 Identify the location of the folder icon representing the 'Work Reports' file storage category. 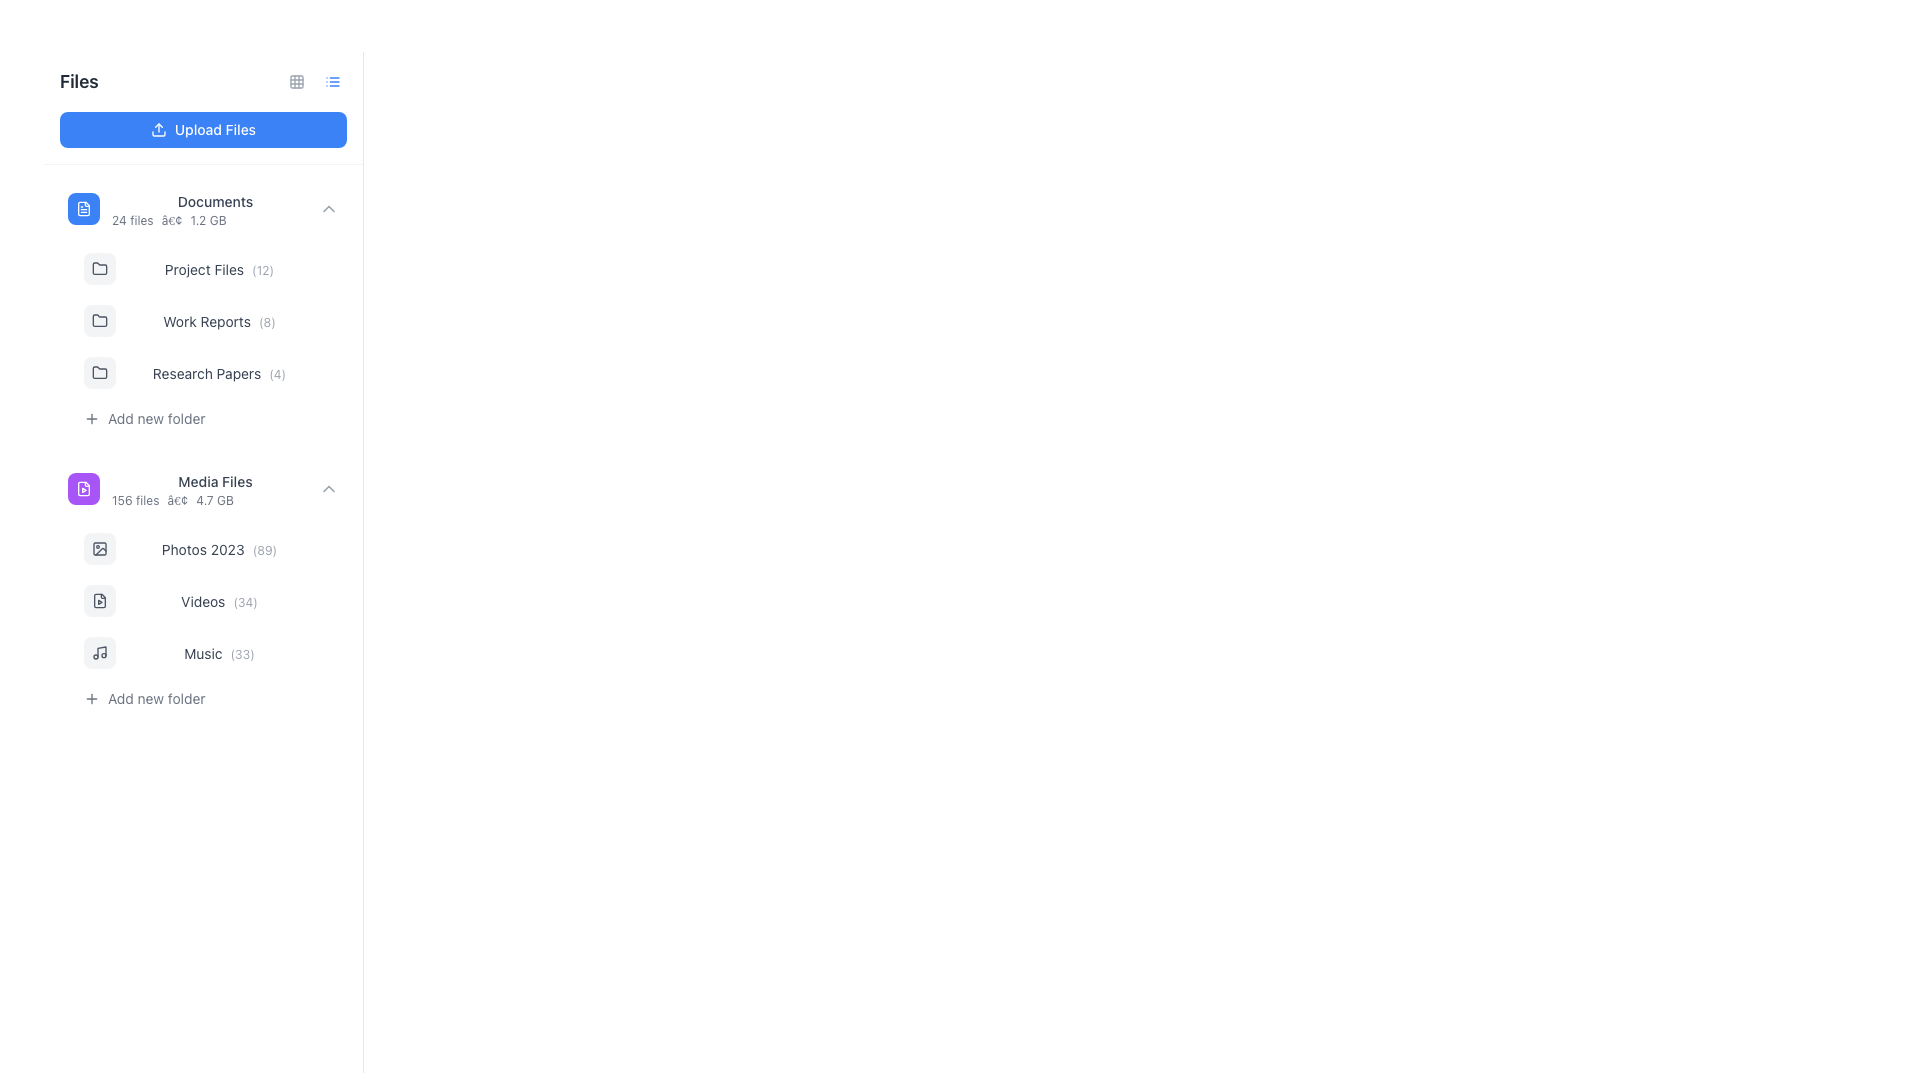
(99, 319).